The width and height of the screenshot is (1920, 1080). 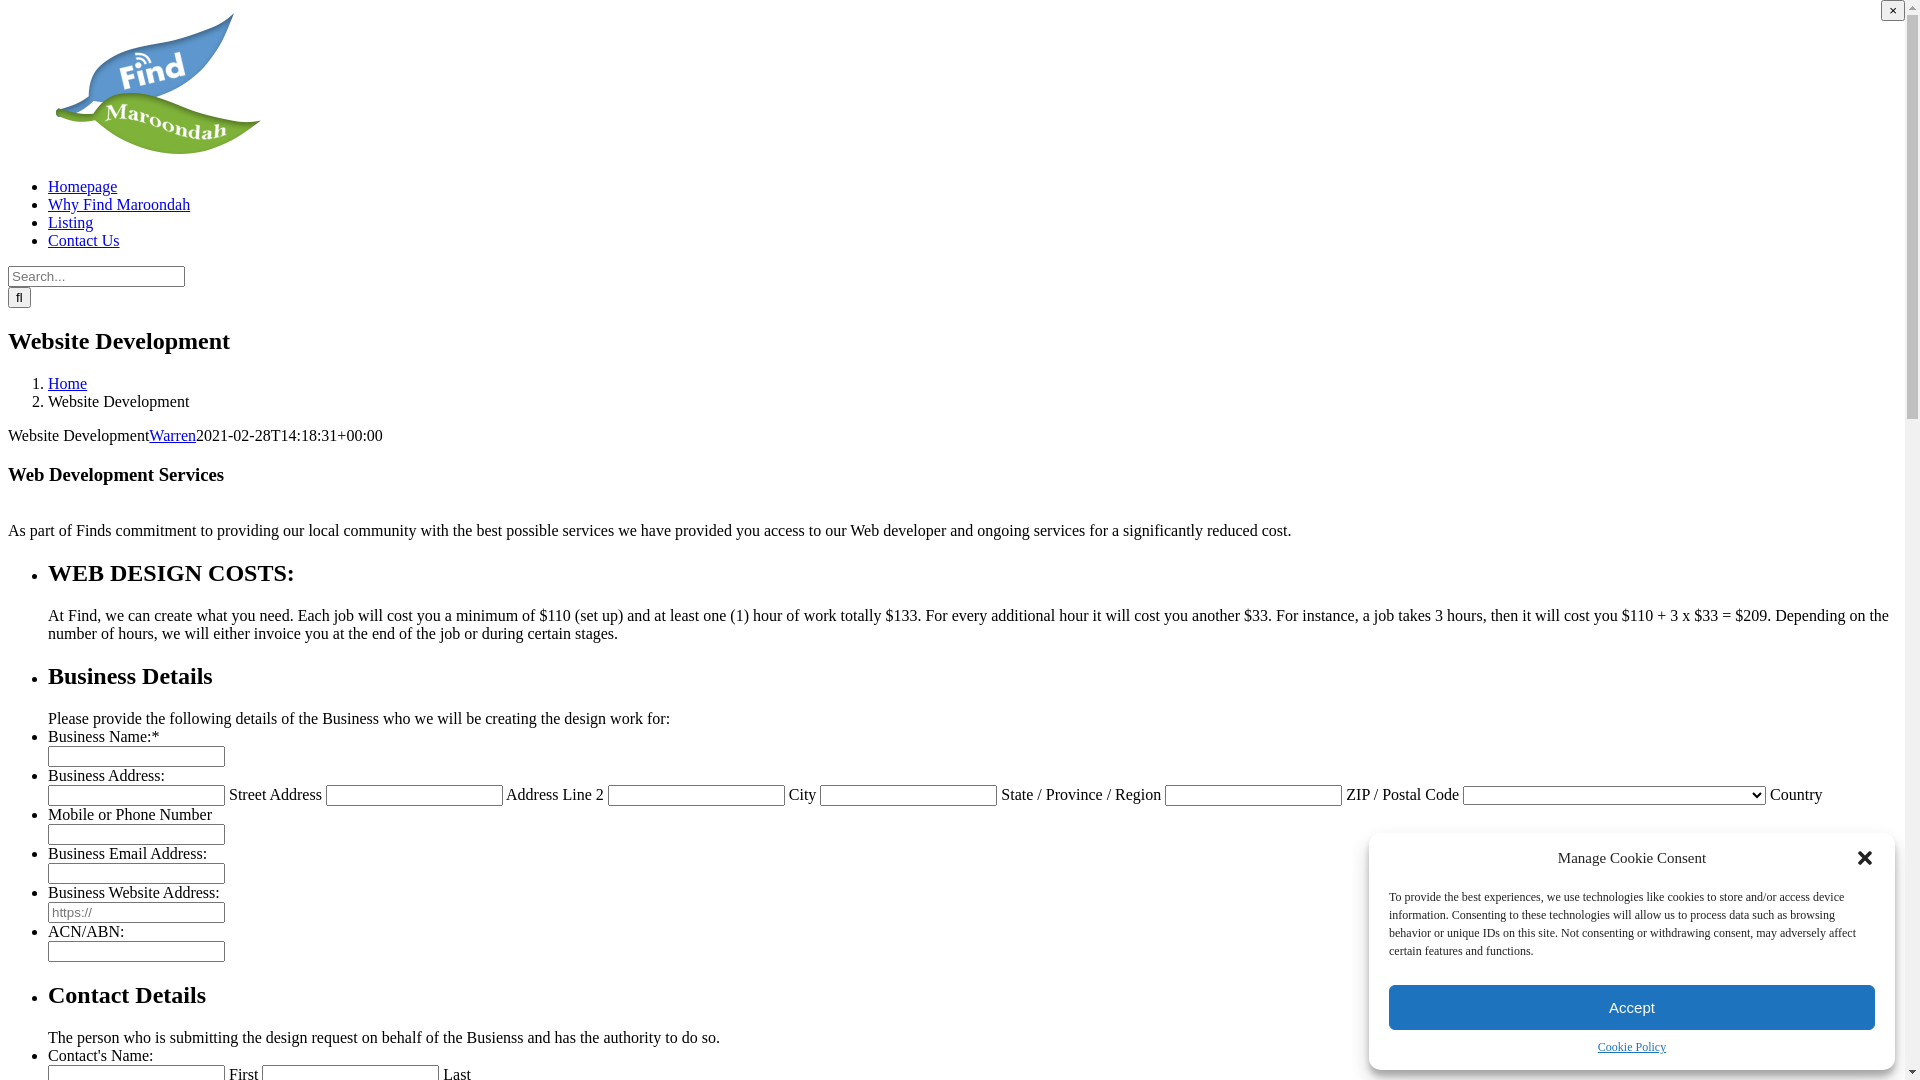 What do you see at coordinates (48, 204) in the screenshot?
I see `'Why Find Maroondah'` at bounding box center [48, 204].